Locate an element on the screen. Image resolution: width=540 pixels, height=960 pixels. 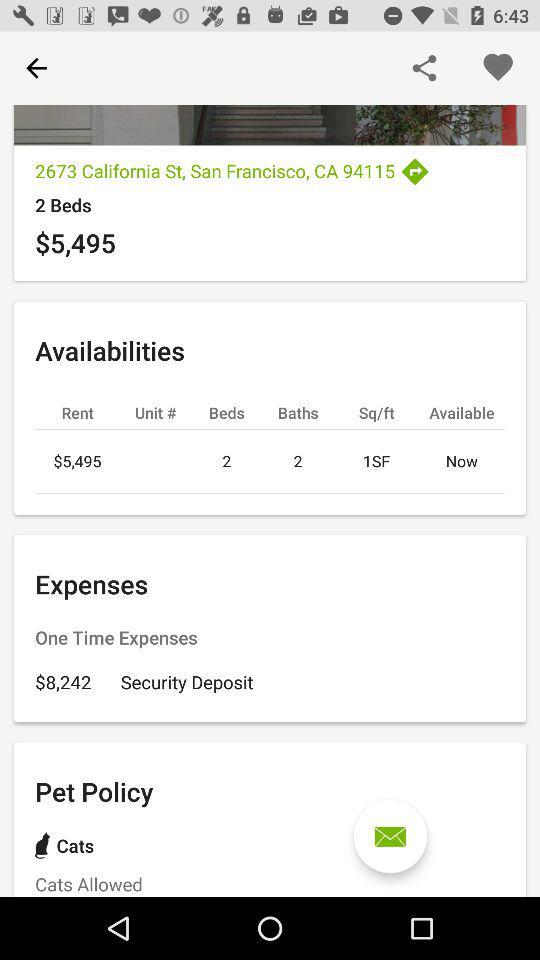
like this listing is located at coordinates (496, 68).